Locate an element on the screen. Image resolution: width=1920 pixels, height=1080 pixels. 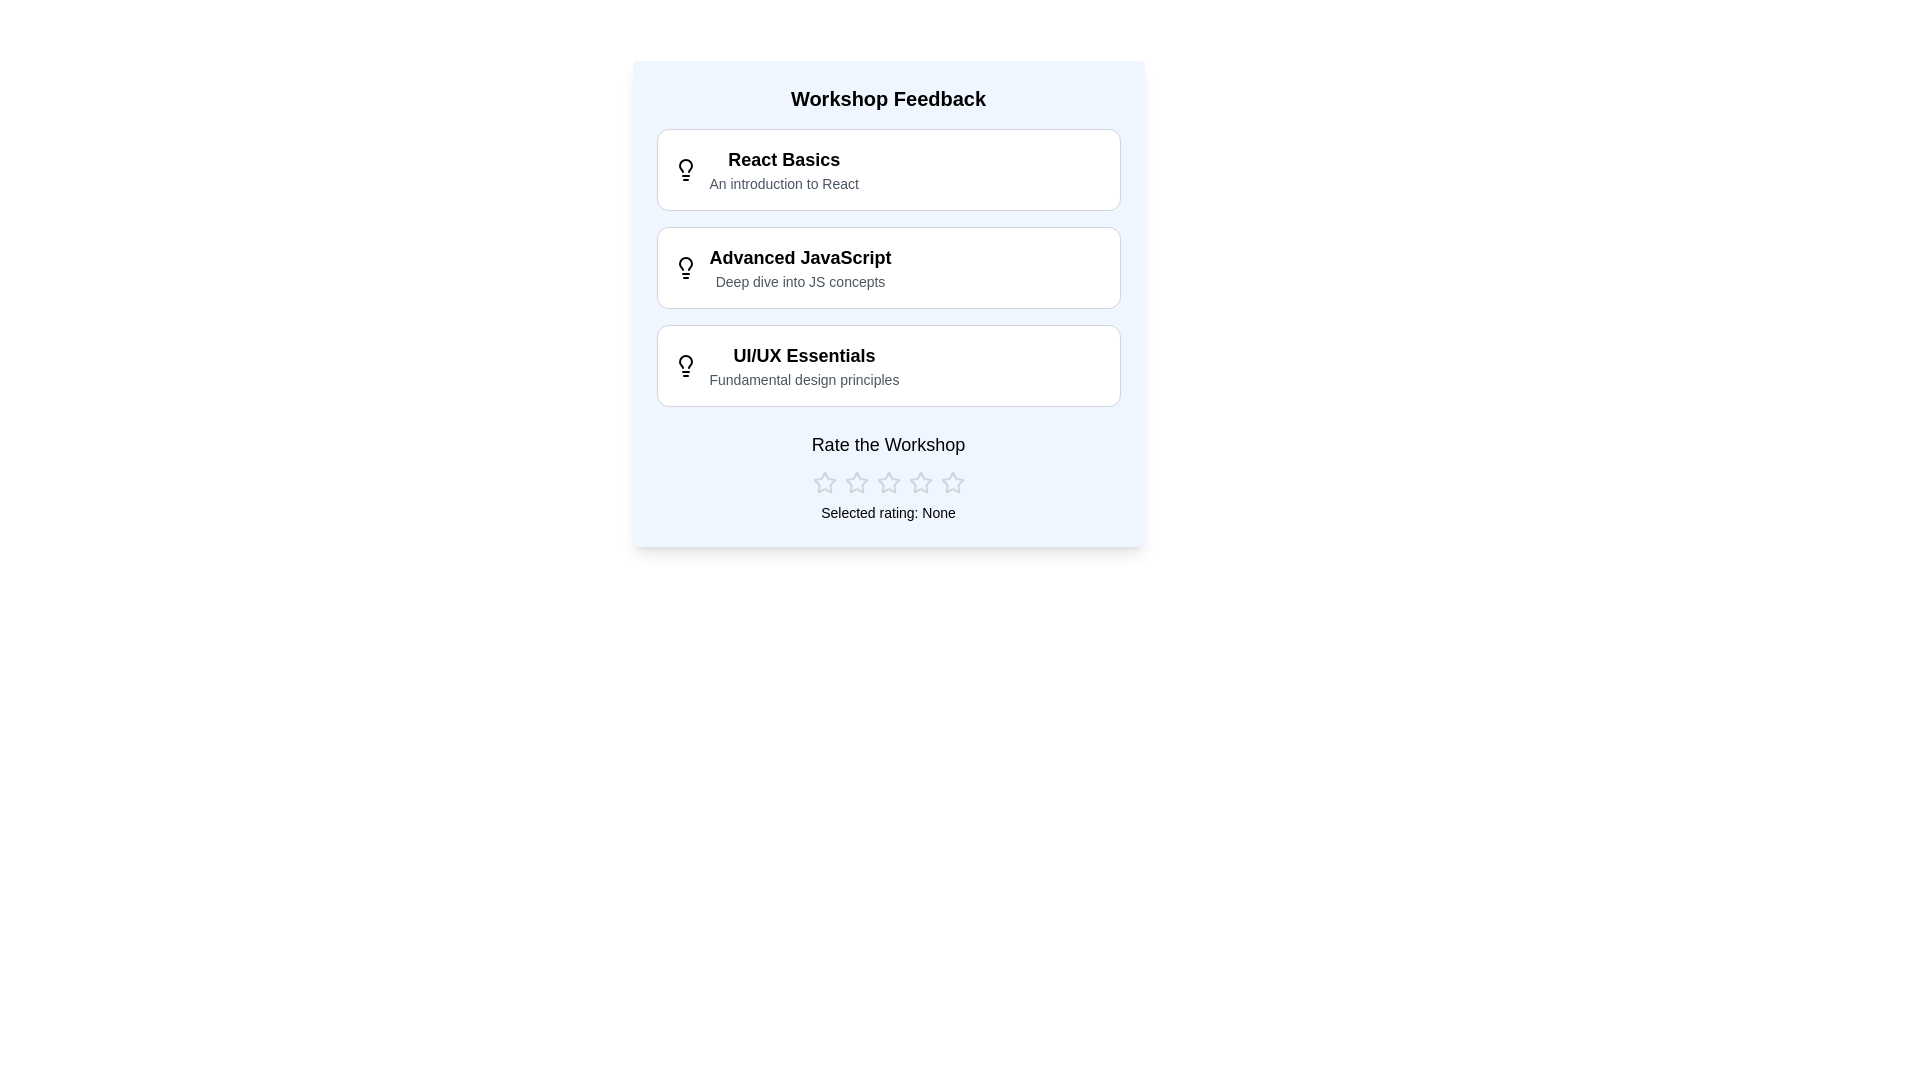
the first star-shaped icon is located at coordinates (824, 482).